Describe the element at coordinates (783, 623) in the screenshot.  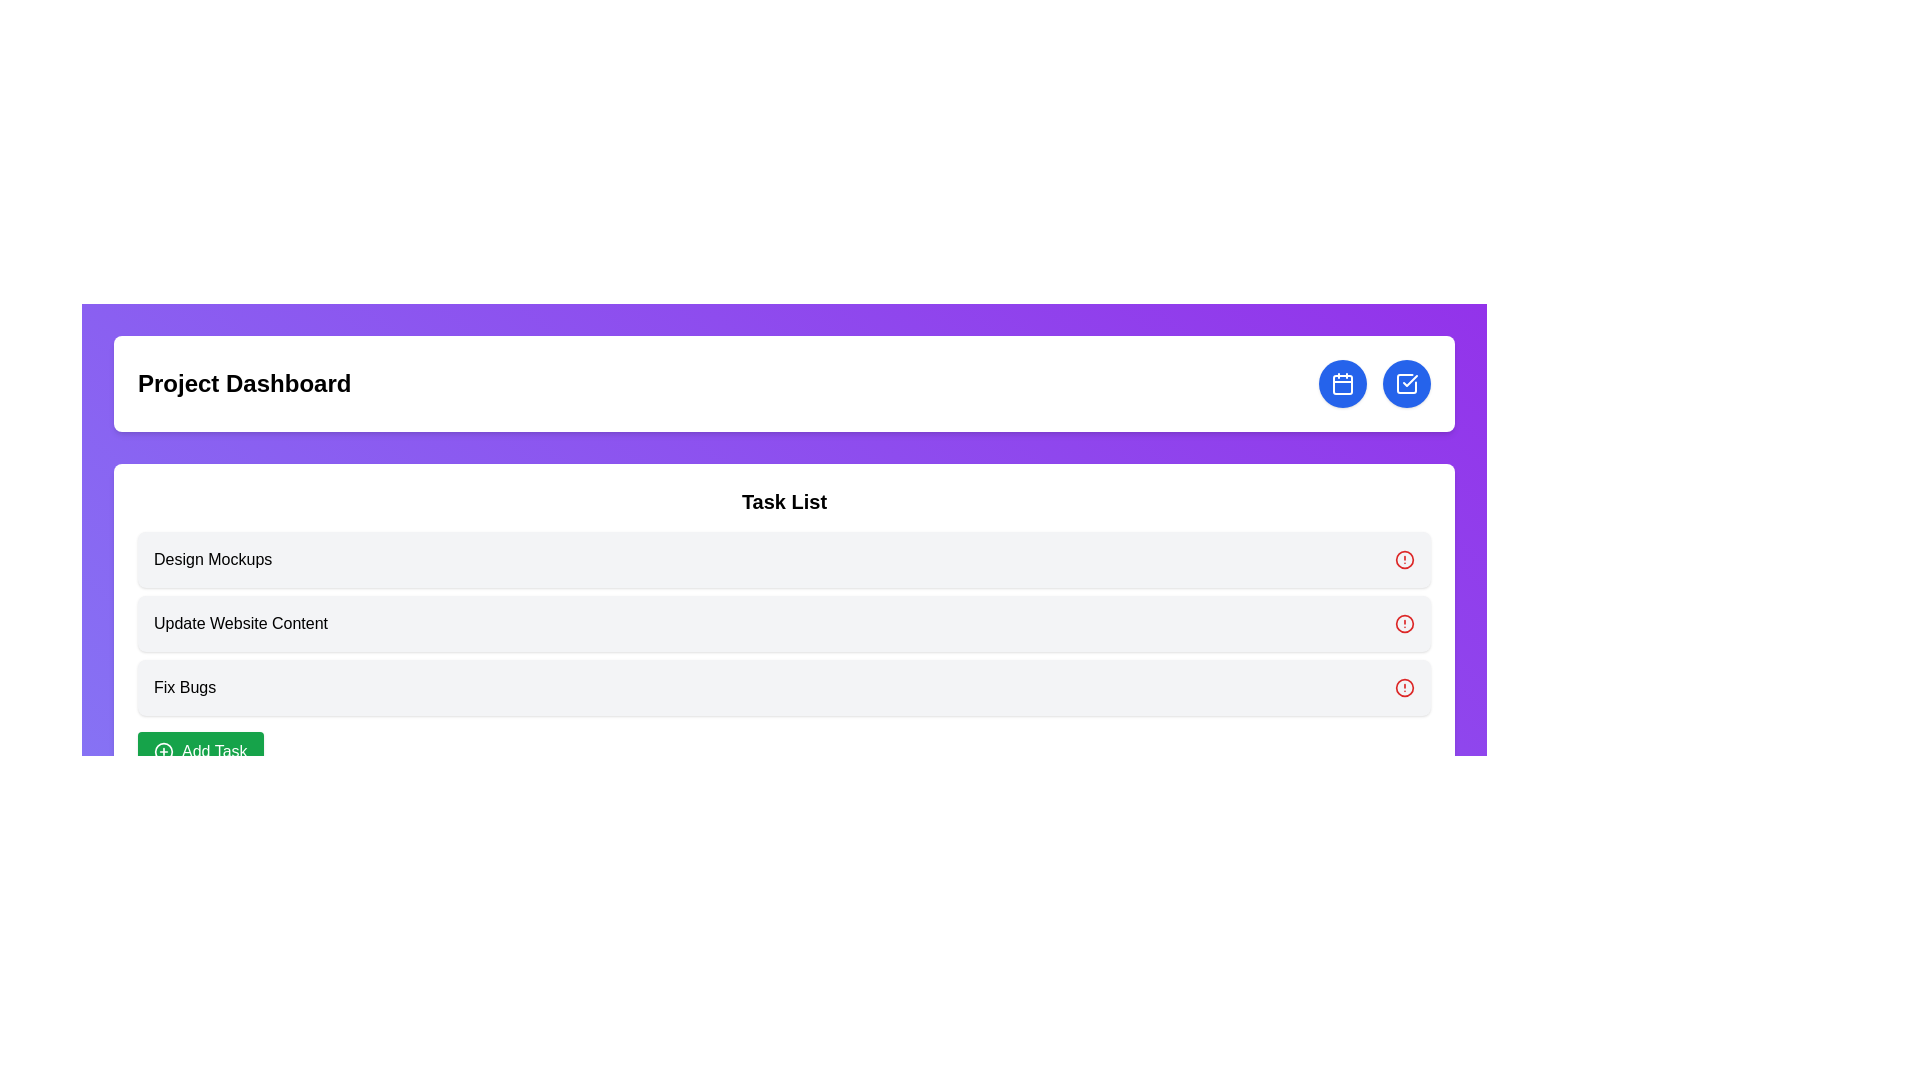
I see `the 'Update Website Content' task item` at that location.